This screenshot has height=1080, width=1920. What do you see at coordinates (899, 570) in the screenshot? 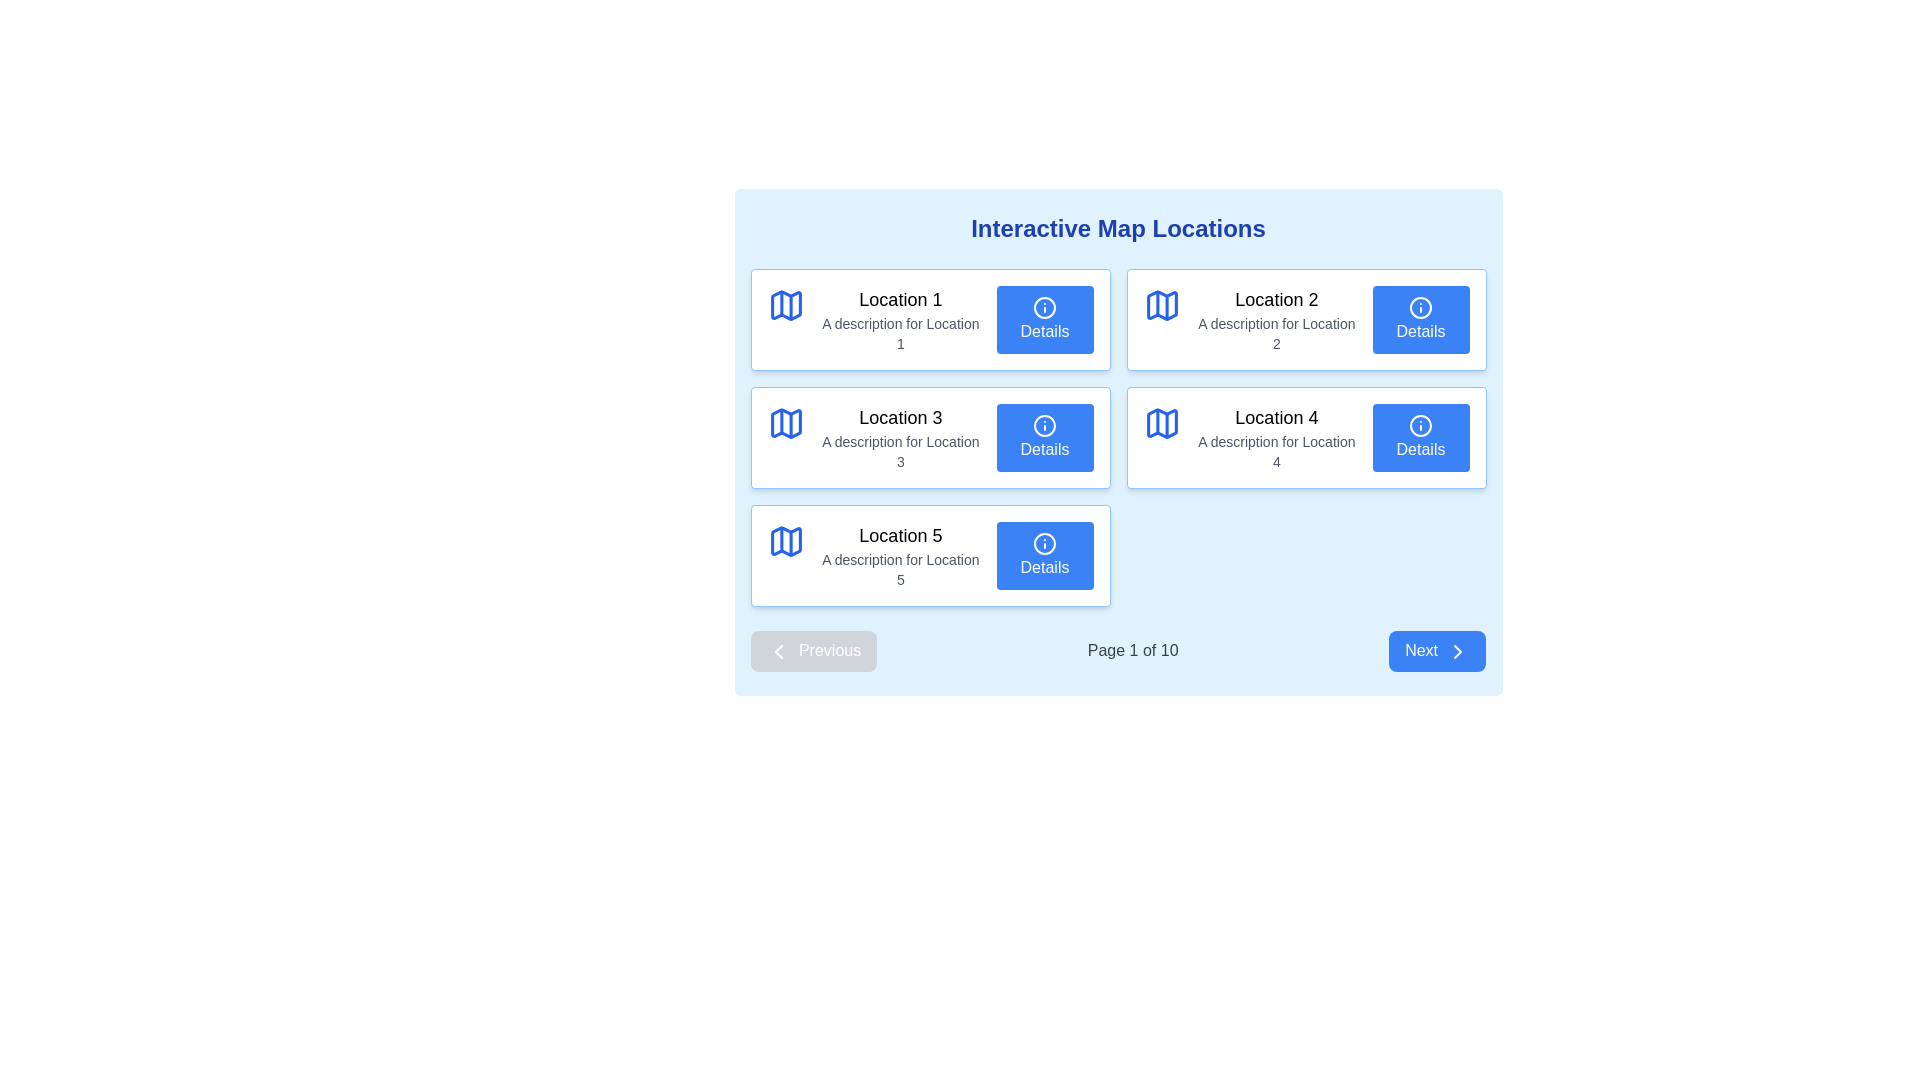
I see `descriptive text located at the lower-left corner of the interface for Location 5, which is associated with a 'Details' button` at bounding box center [899, 570].